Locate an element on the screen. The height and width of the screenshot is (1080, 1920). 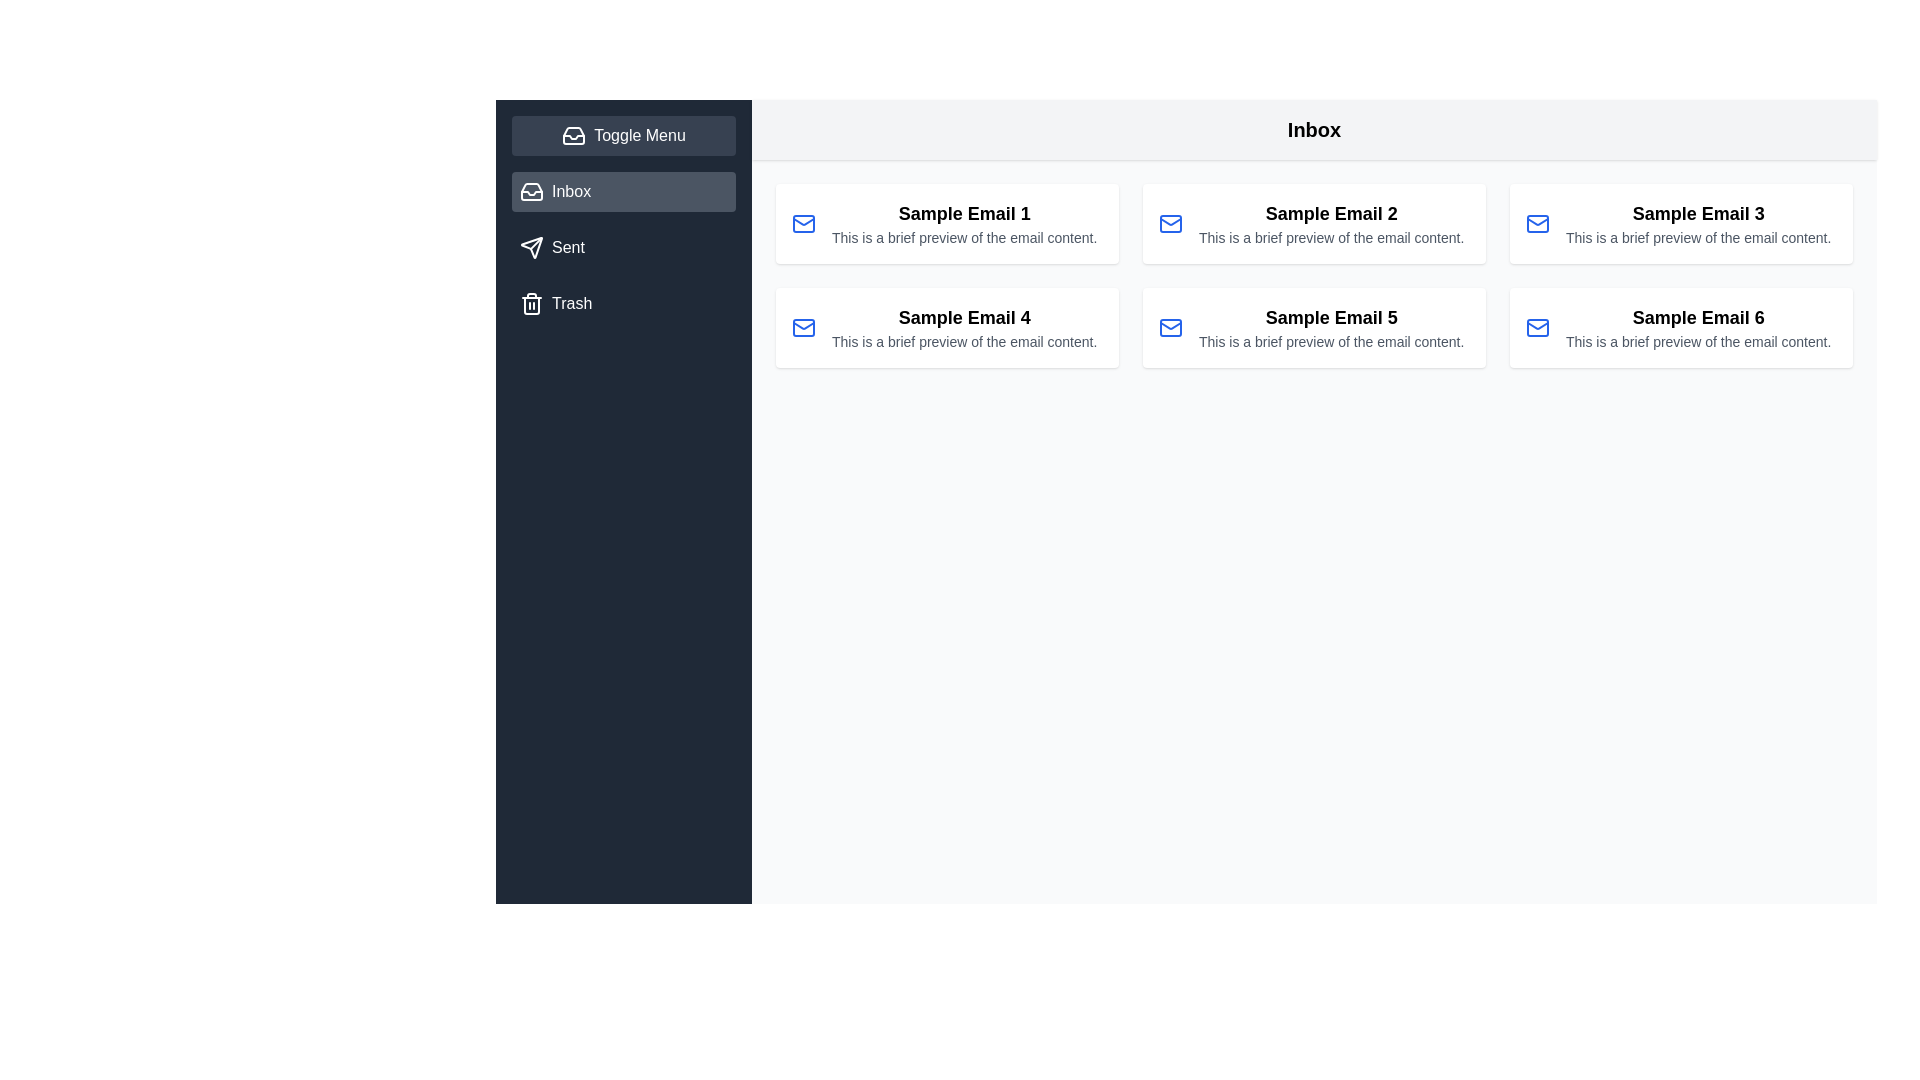
the clickable card element representing an email is located at coordinates (1331, 326).